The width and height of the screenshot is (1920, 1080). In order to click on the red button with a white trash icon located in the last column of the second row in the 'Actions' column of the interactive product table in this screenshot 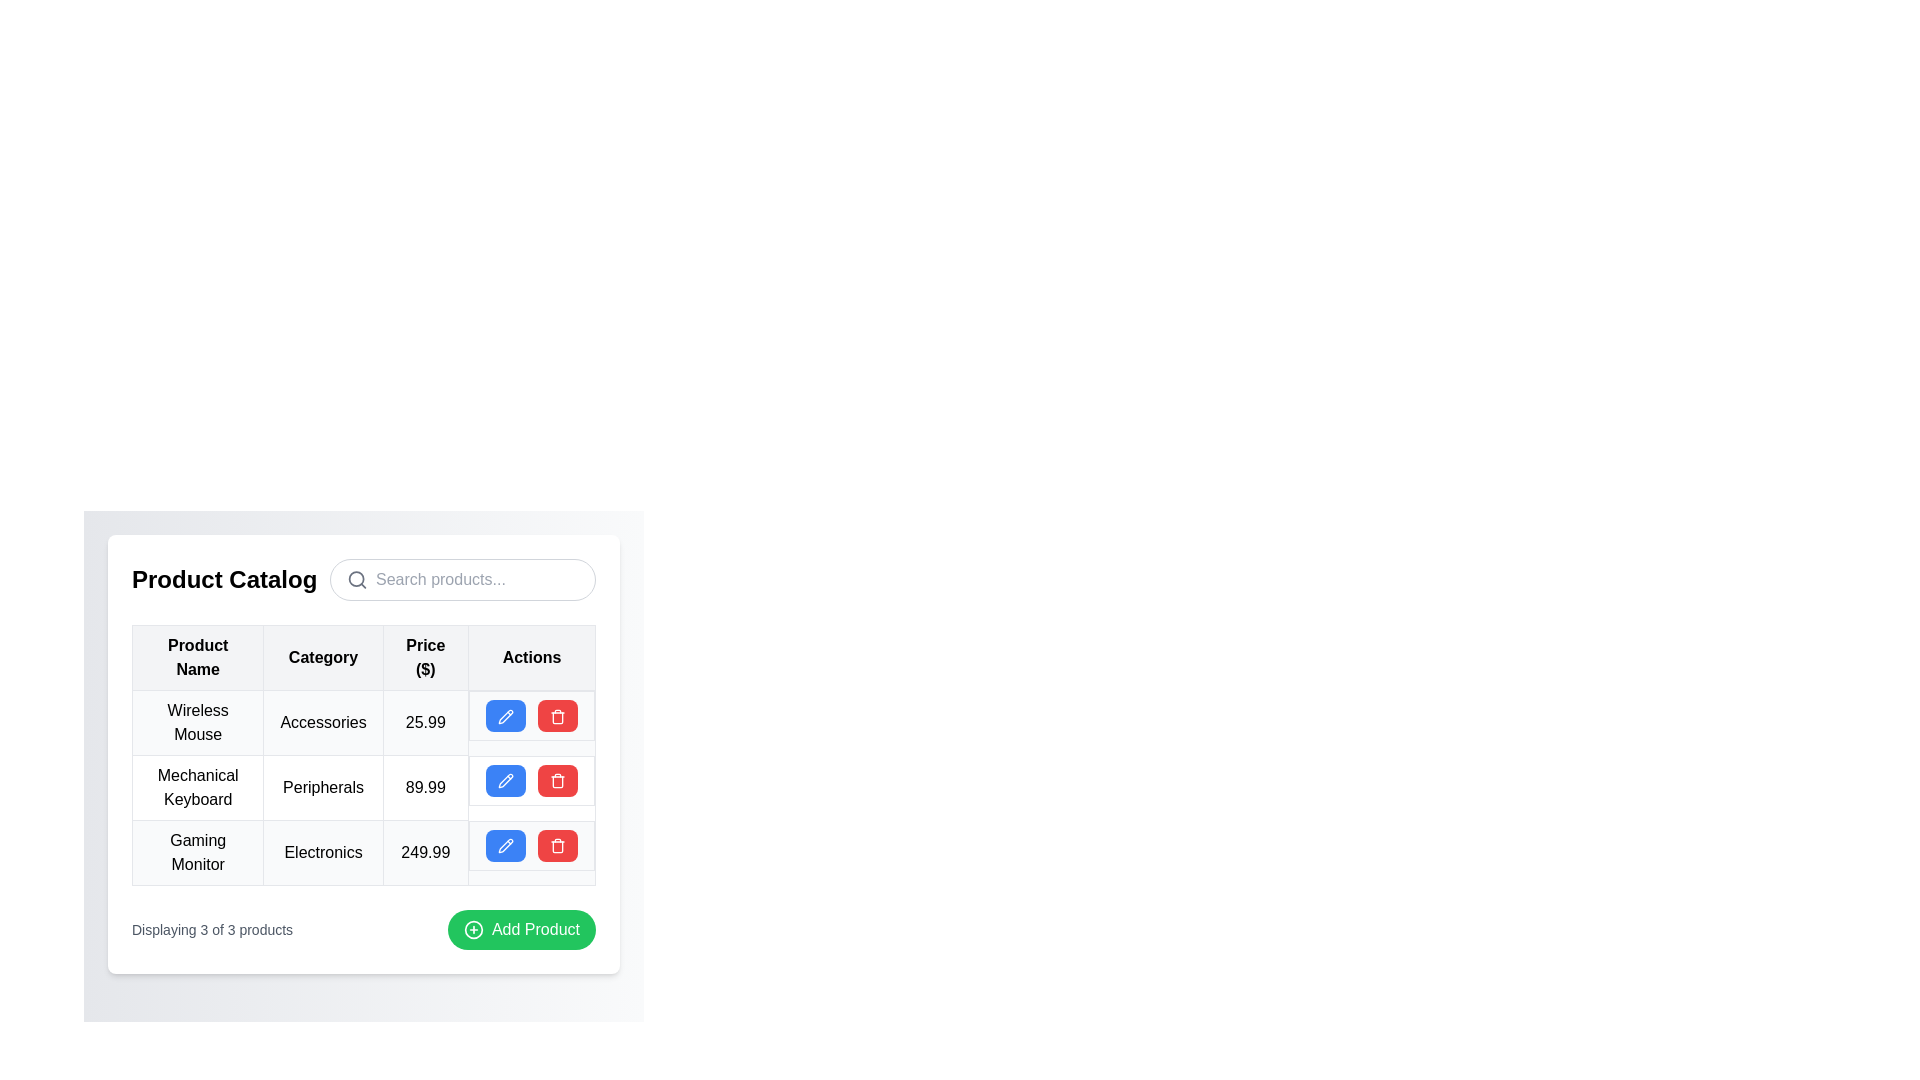, I will do `click(557, 779)`.